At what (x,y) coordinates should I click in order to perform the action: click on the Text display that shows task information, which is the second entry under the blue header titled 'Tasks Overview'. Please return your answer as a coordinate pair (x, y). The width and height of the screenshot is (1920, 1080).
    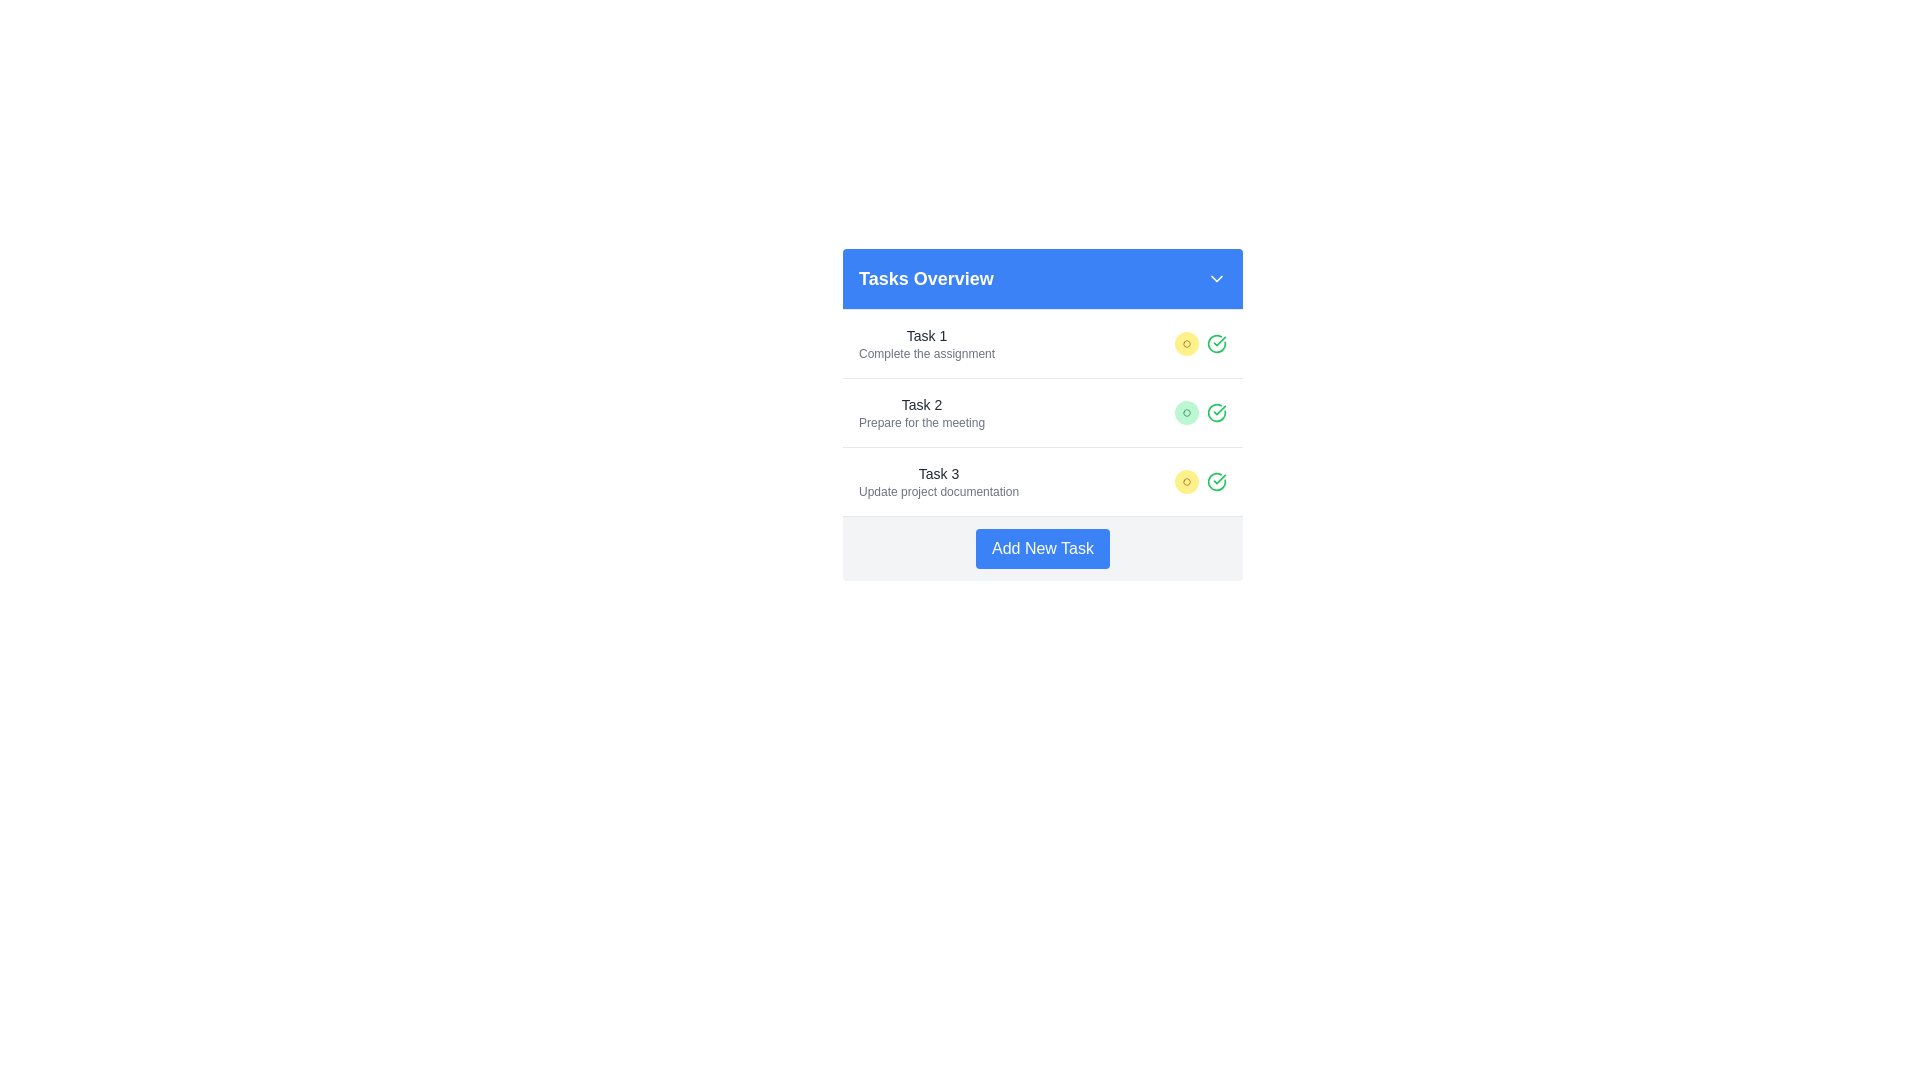
    Looking at the image, I should click on (920, 411).